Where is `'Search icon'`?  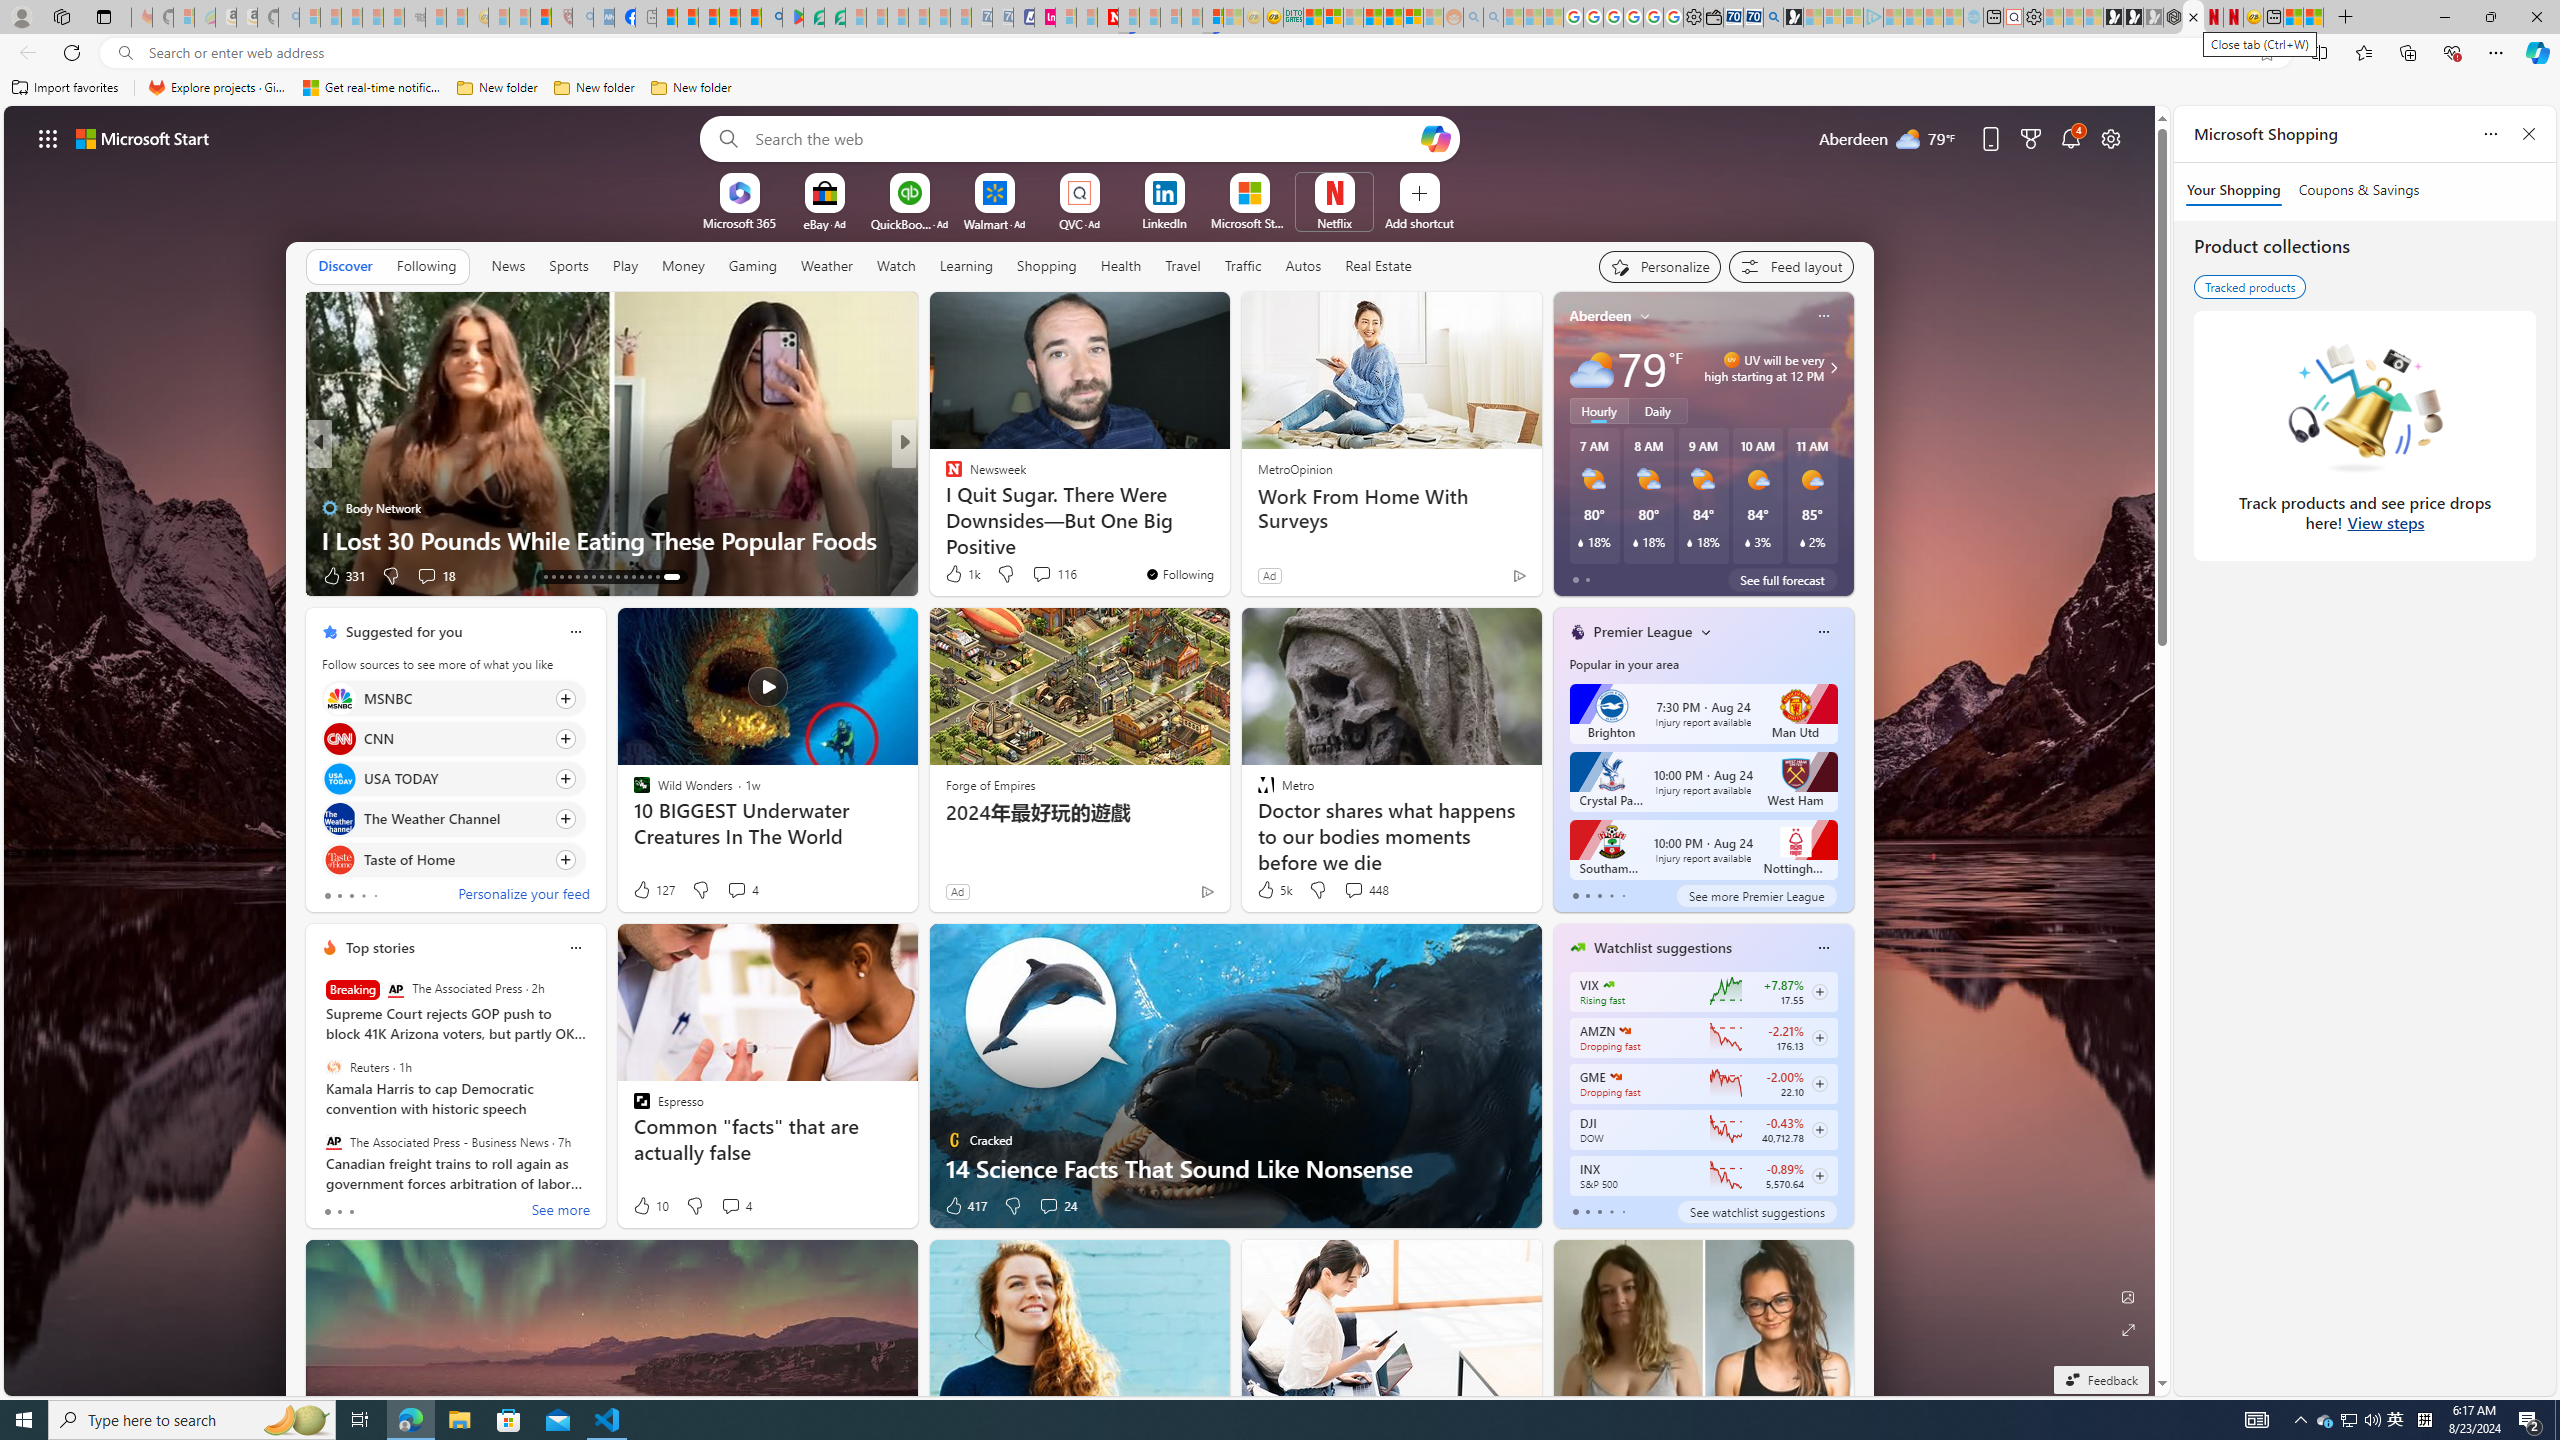 'Search icon' is located at coordinates (125, 53).